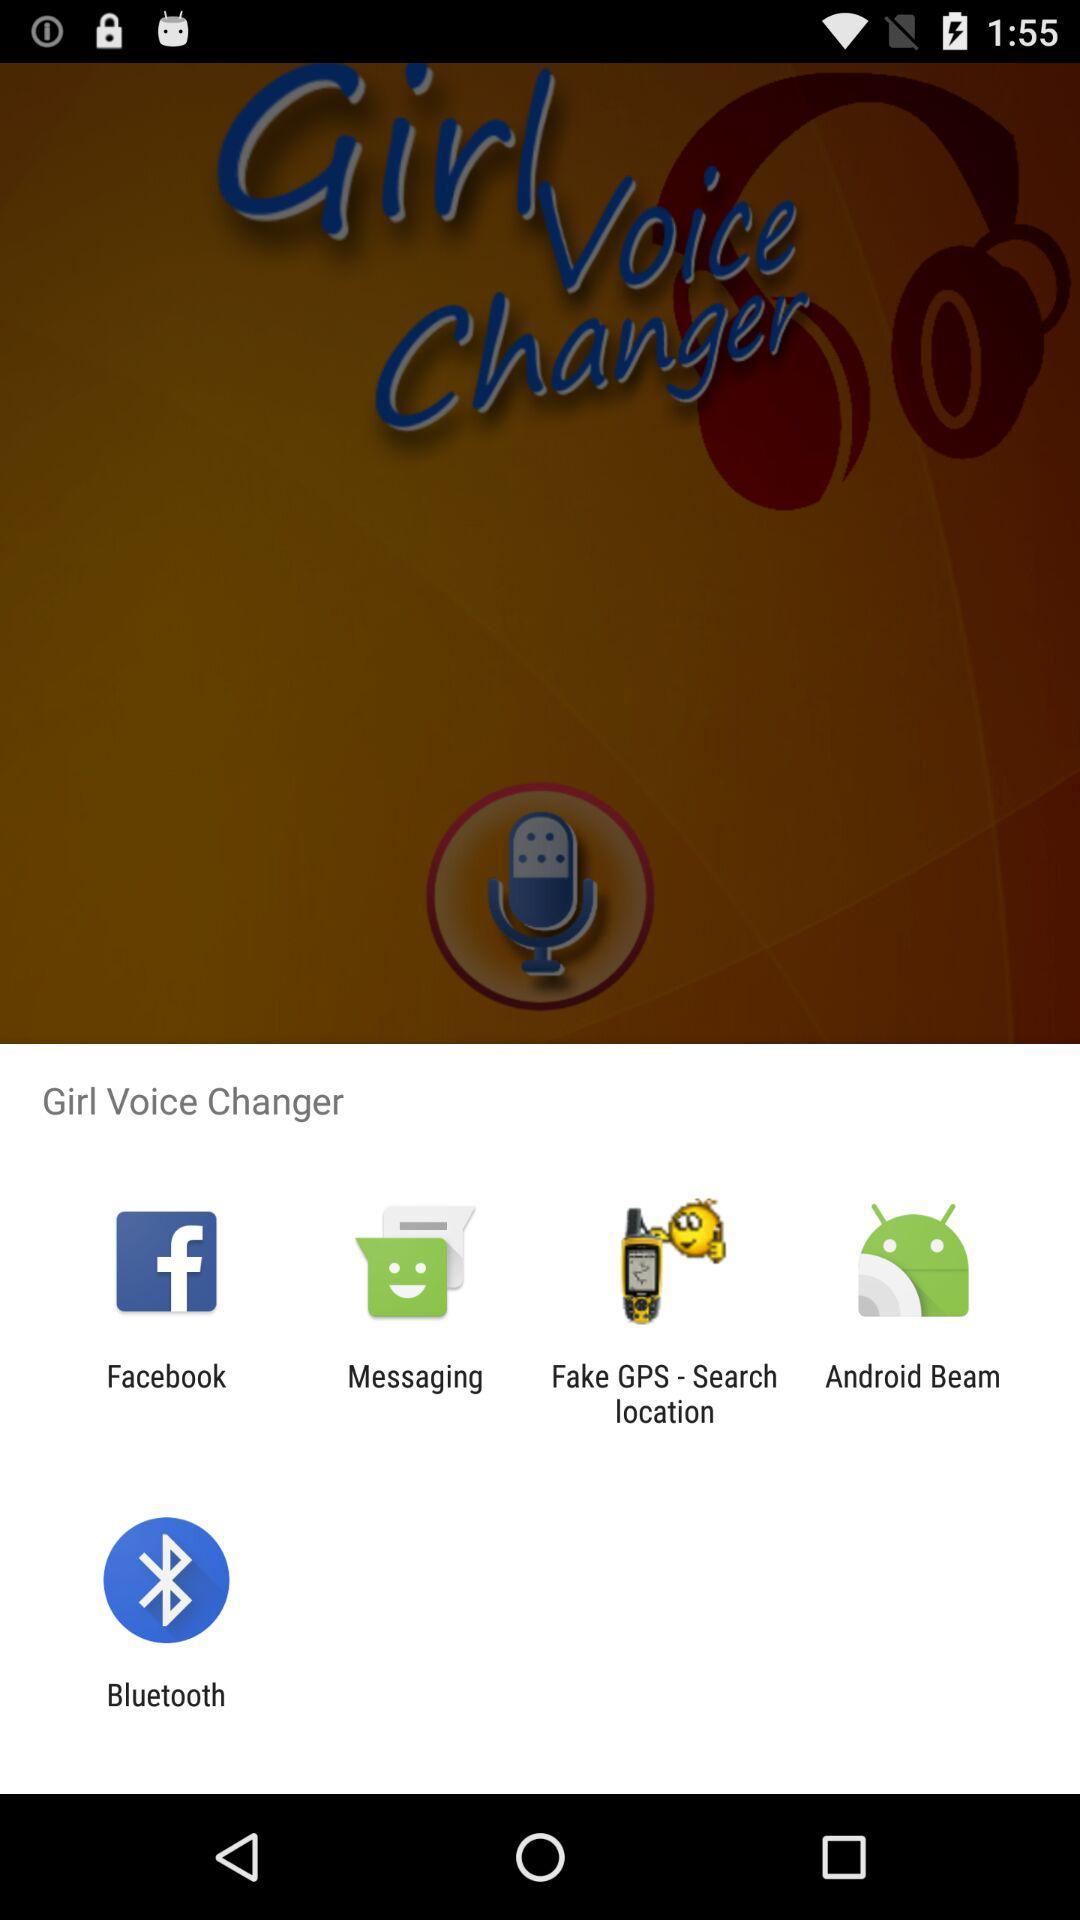 This screenshot has height=1920, width=1080. Describe the element at coordinates (913, 1392) in the screenshot. I see `the android beam icon` at that location.